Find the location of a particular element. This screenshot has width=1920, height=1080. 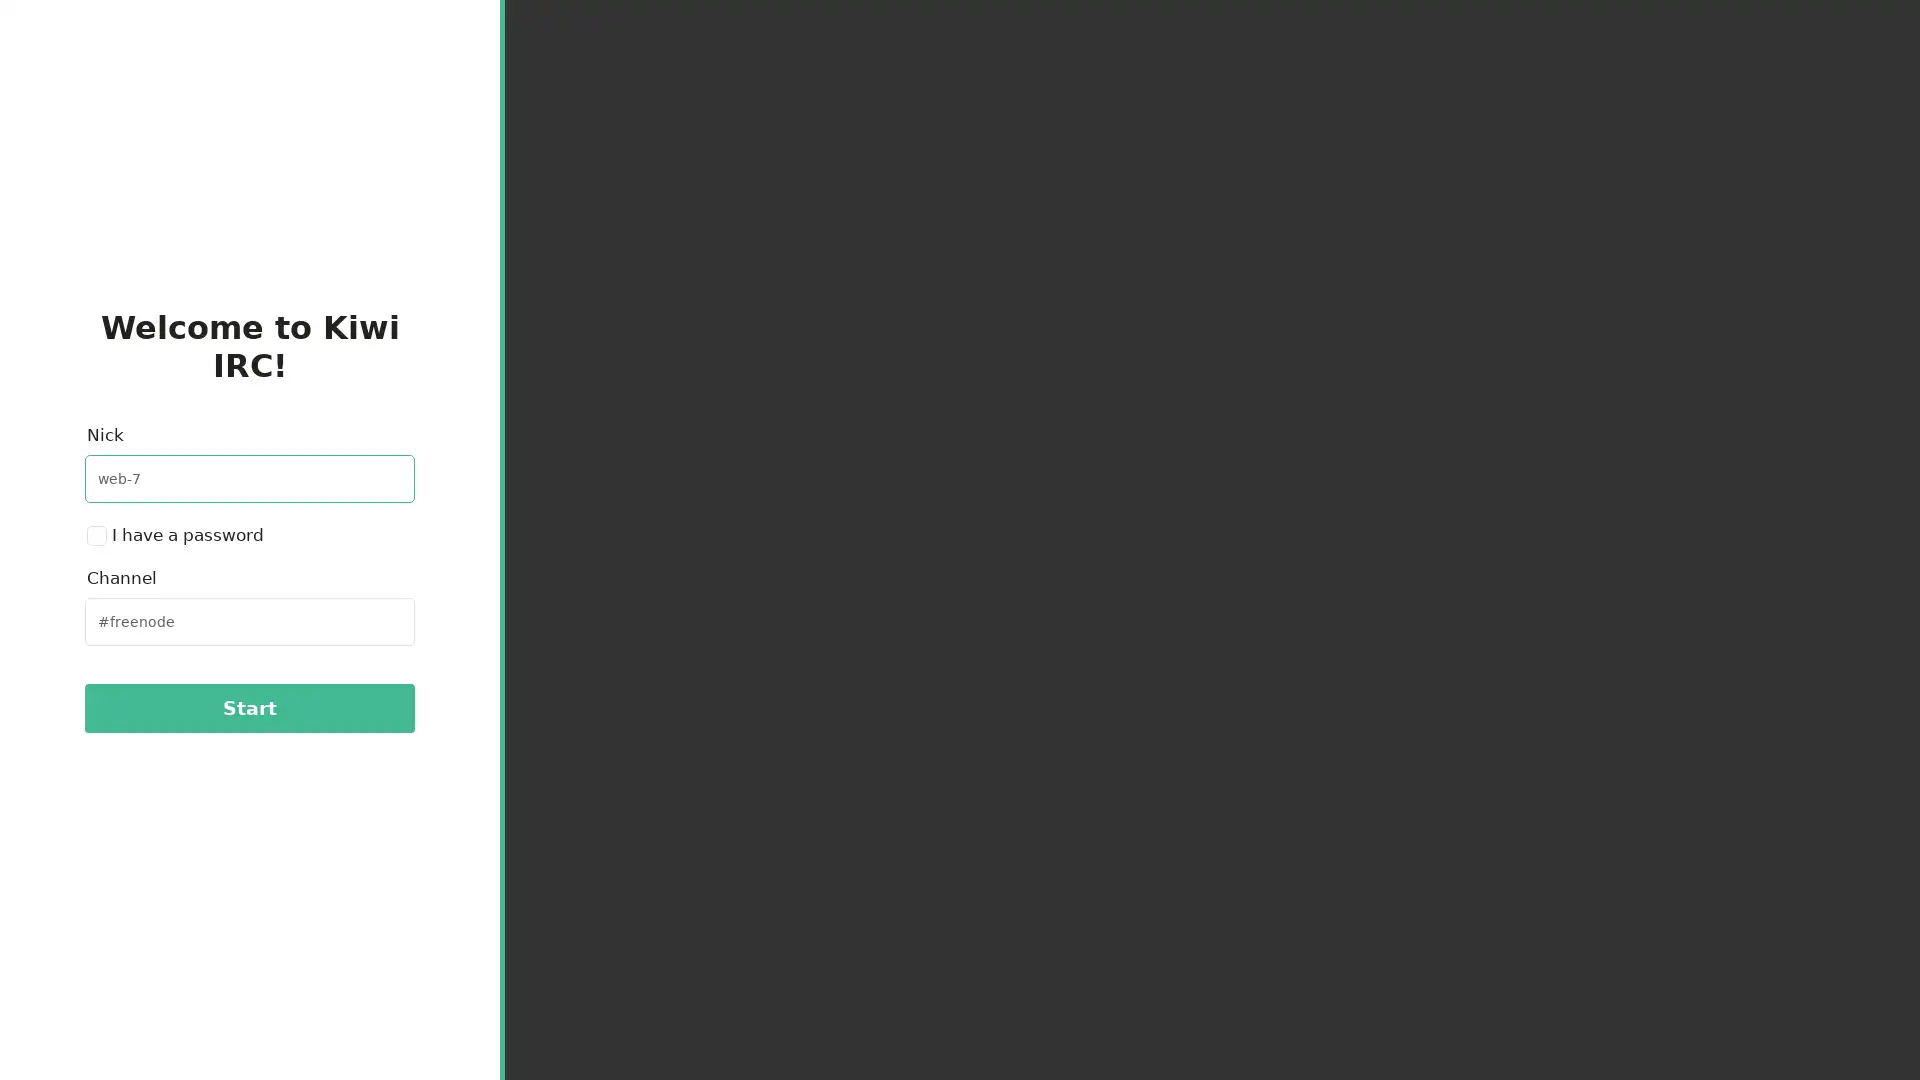

Start is located at coordinates (248, 707).